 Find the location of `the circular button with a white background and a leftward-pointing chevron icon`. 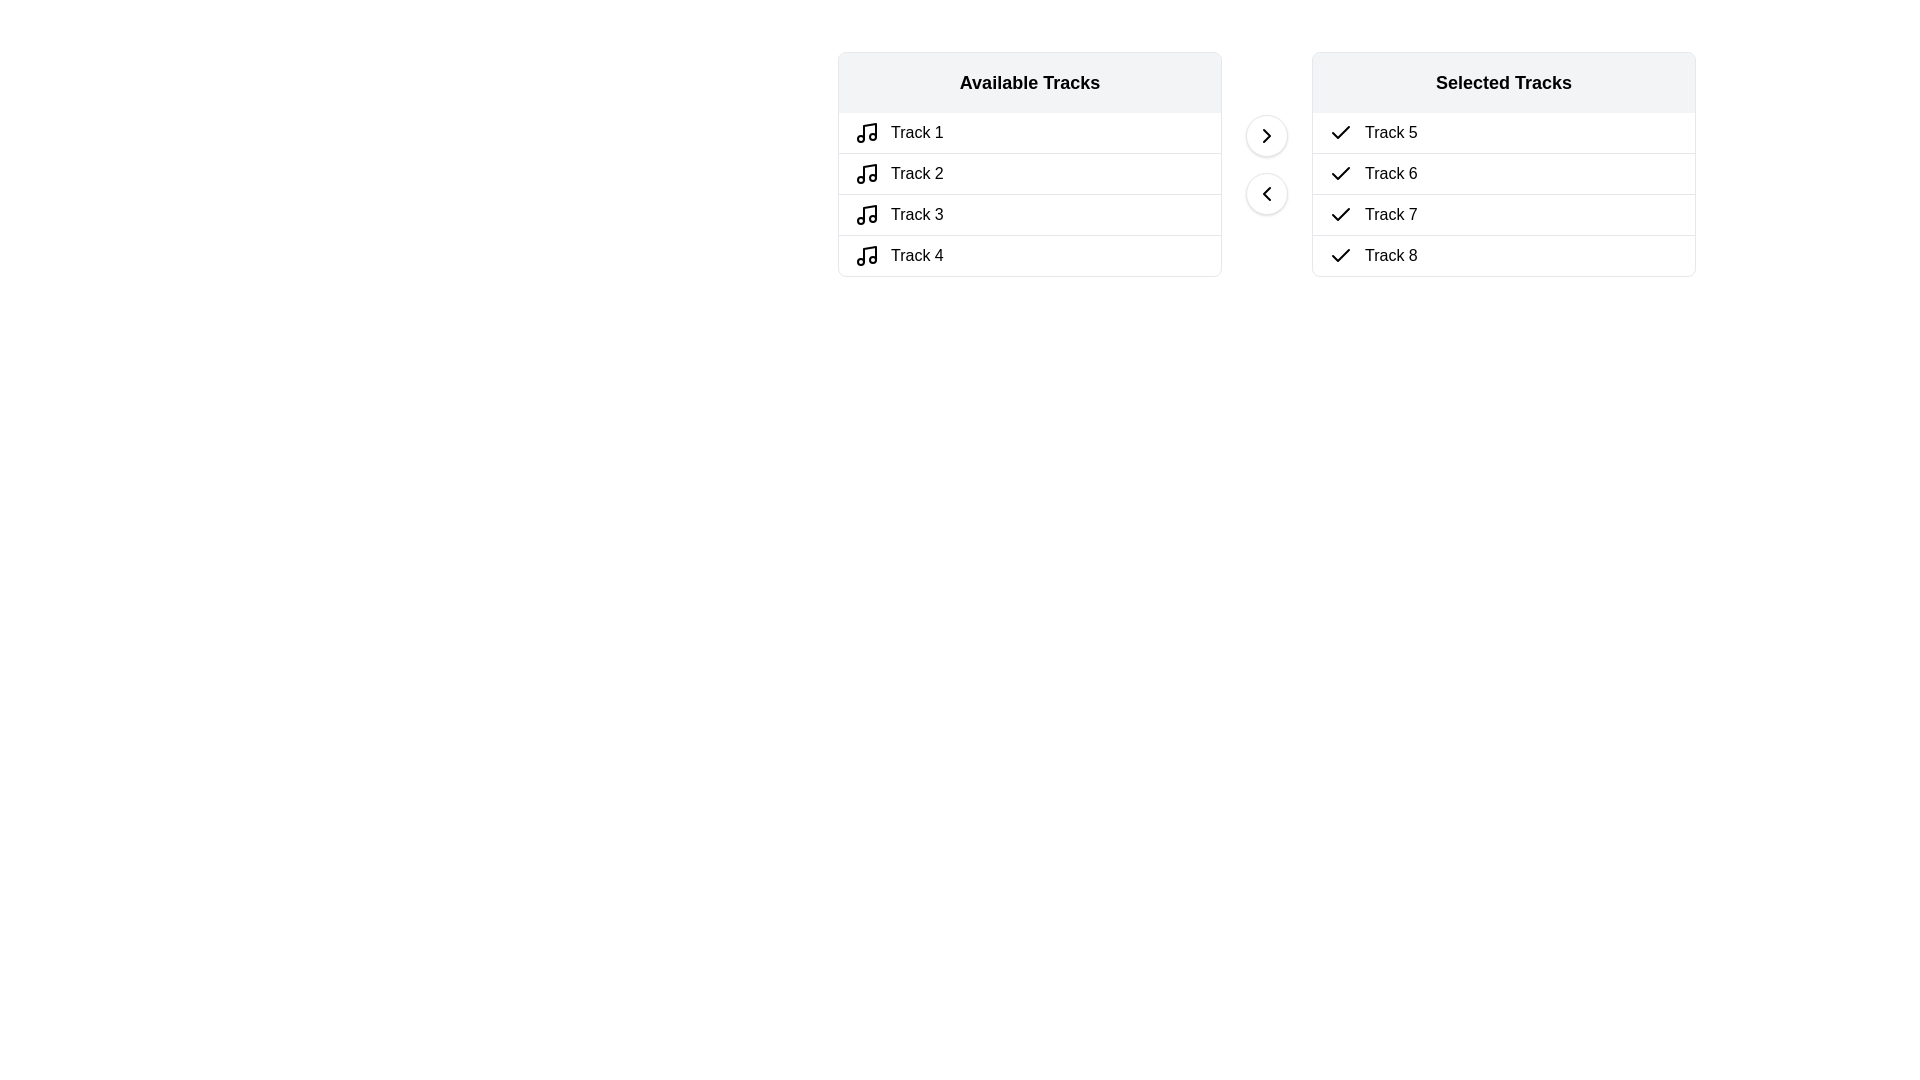

the circular button with a white background and a leftward-pointing chevron icon is located at coordinates (1266, 193).